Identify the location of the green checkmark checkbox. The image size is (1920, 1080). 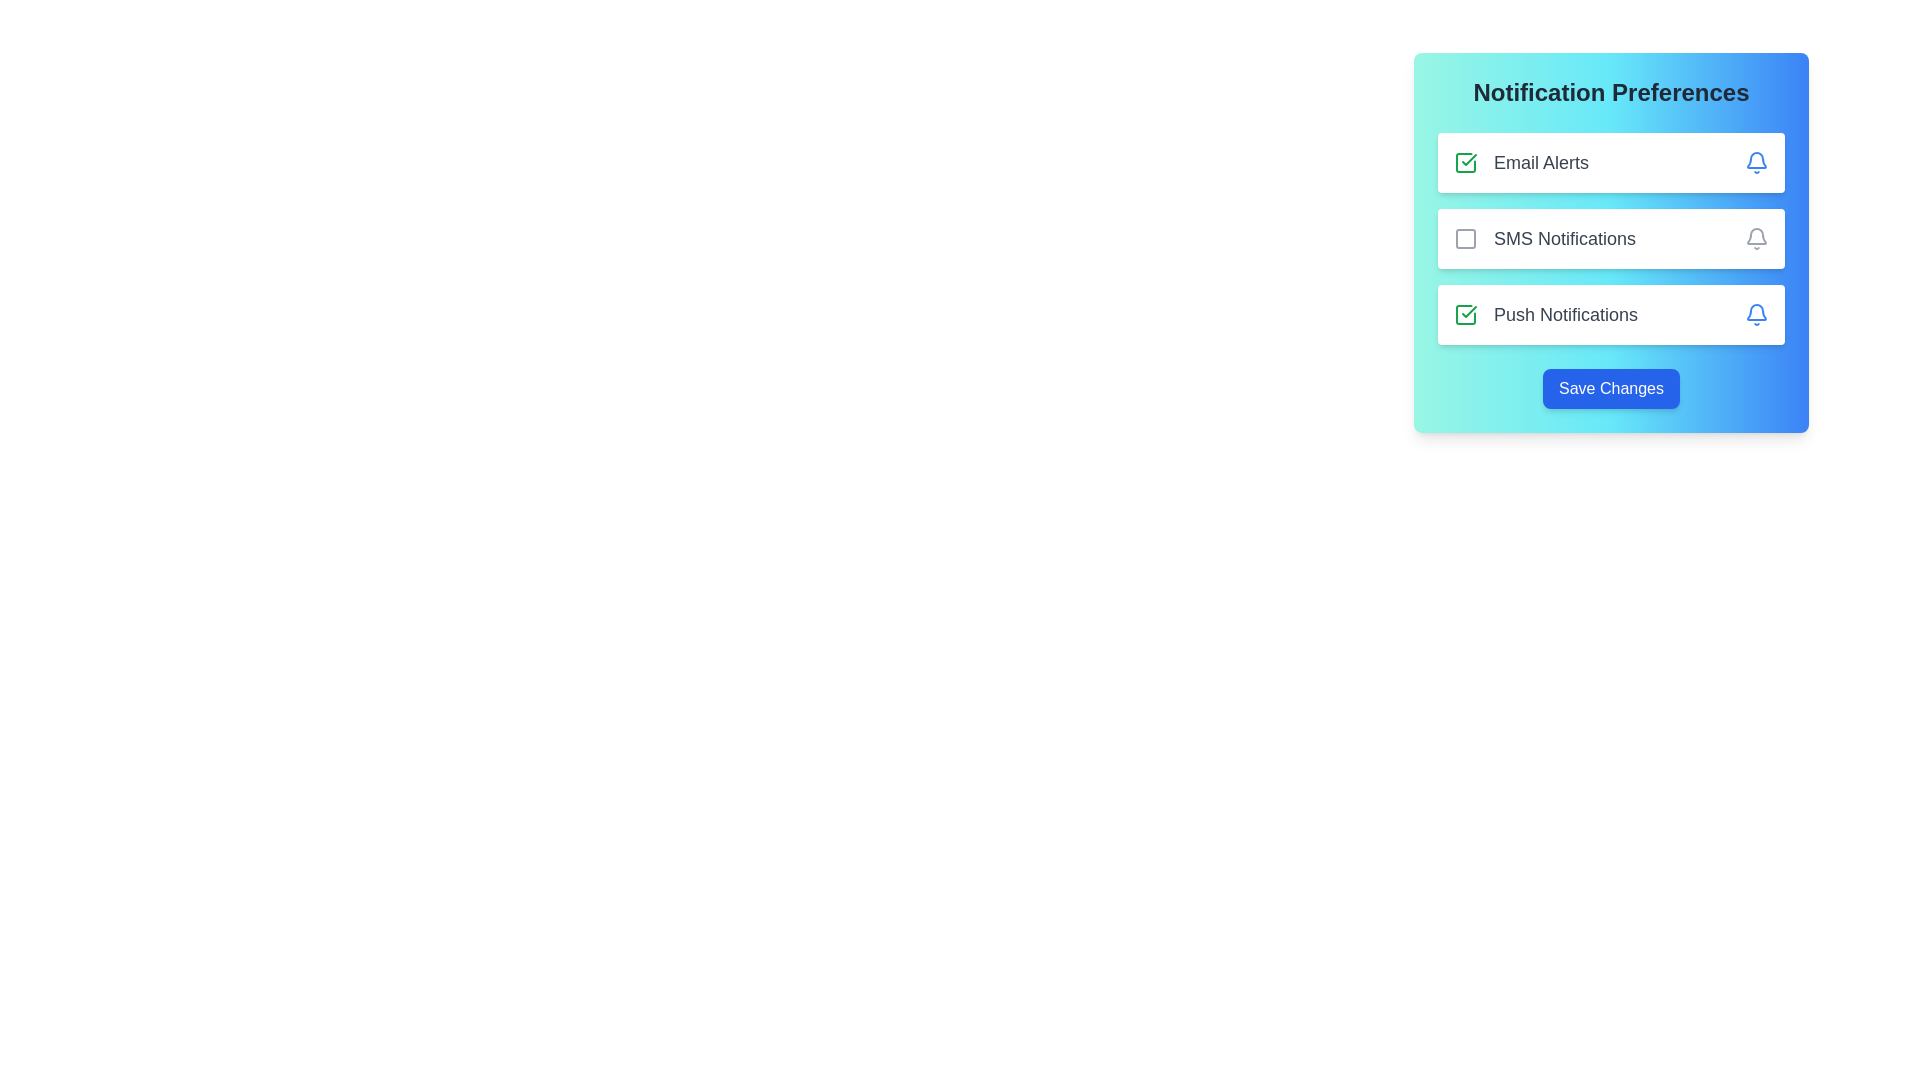
(1465, 315).